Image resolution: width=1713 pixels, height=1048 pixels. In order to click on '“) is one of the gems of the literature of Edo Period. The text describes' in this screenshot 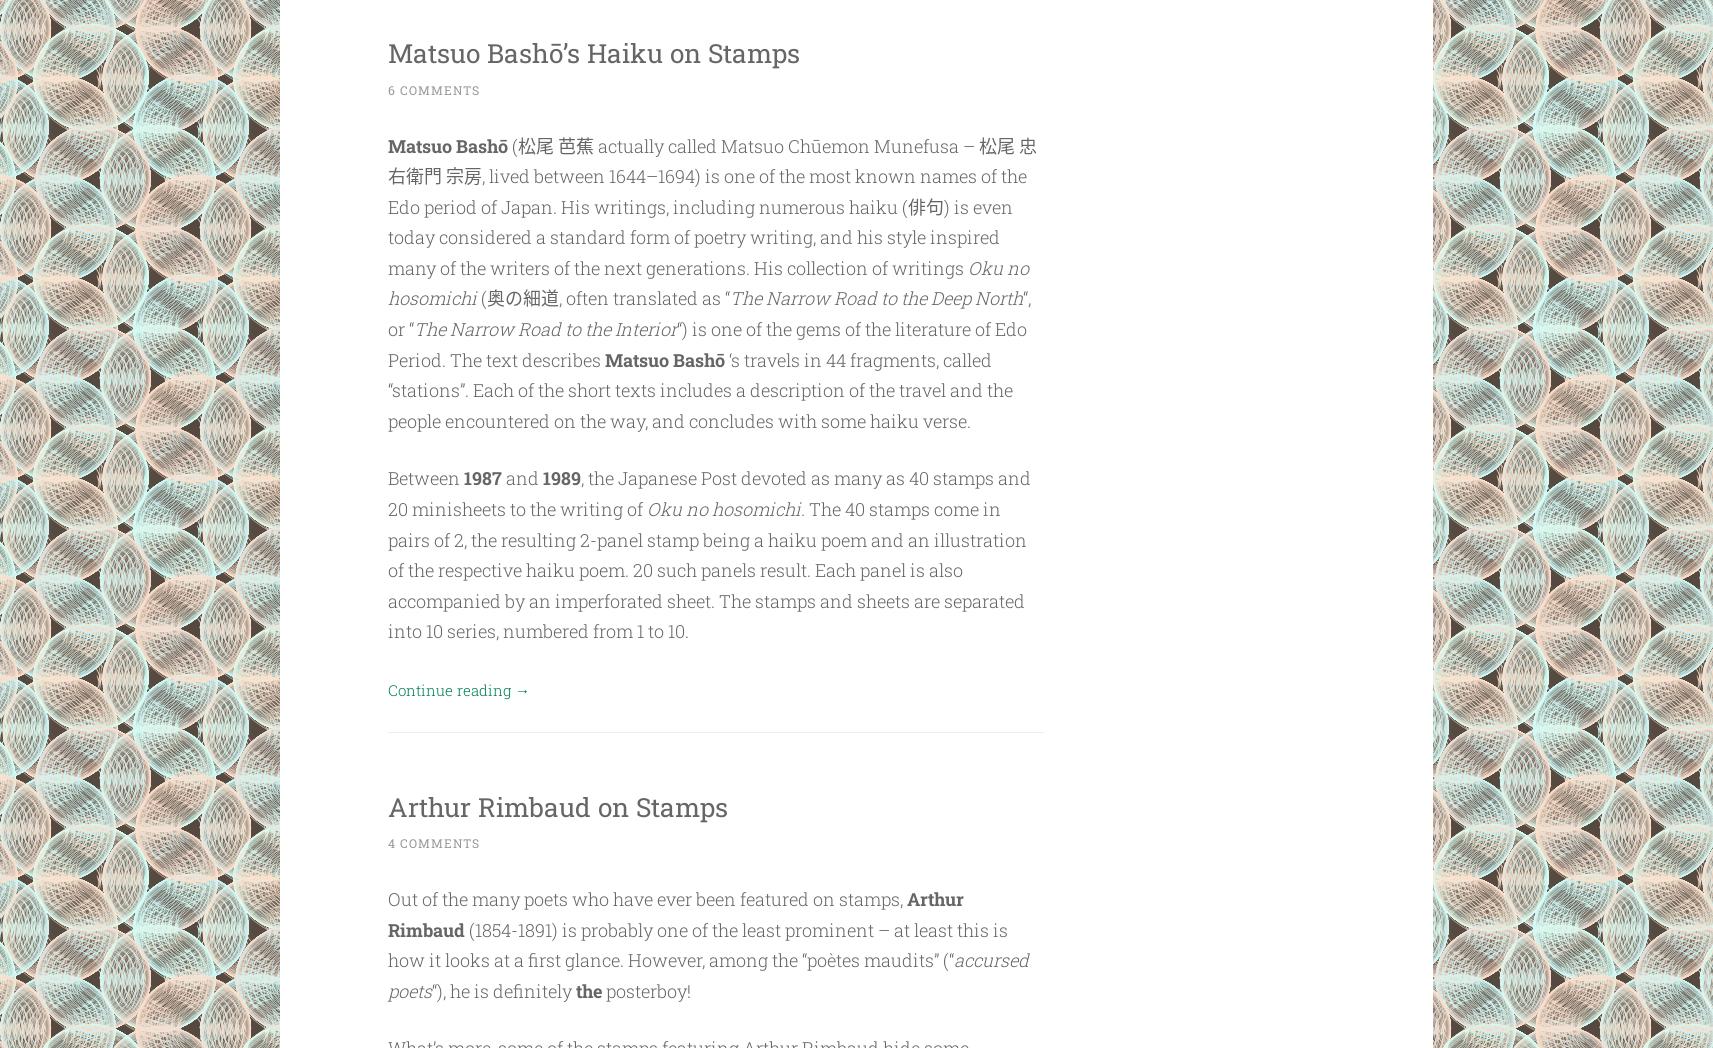, I will do `click(706, 343)`.